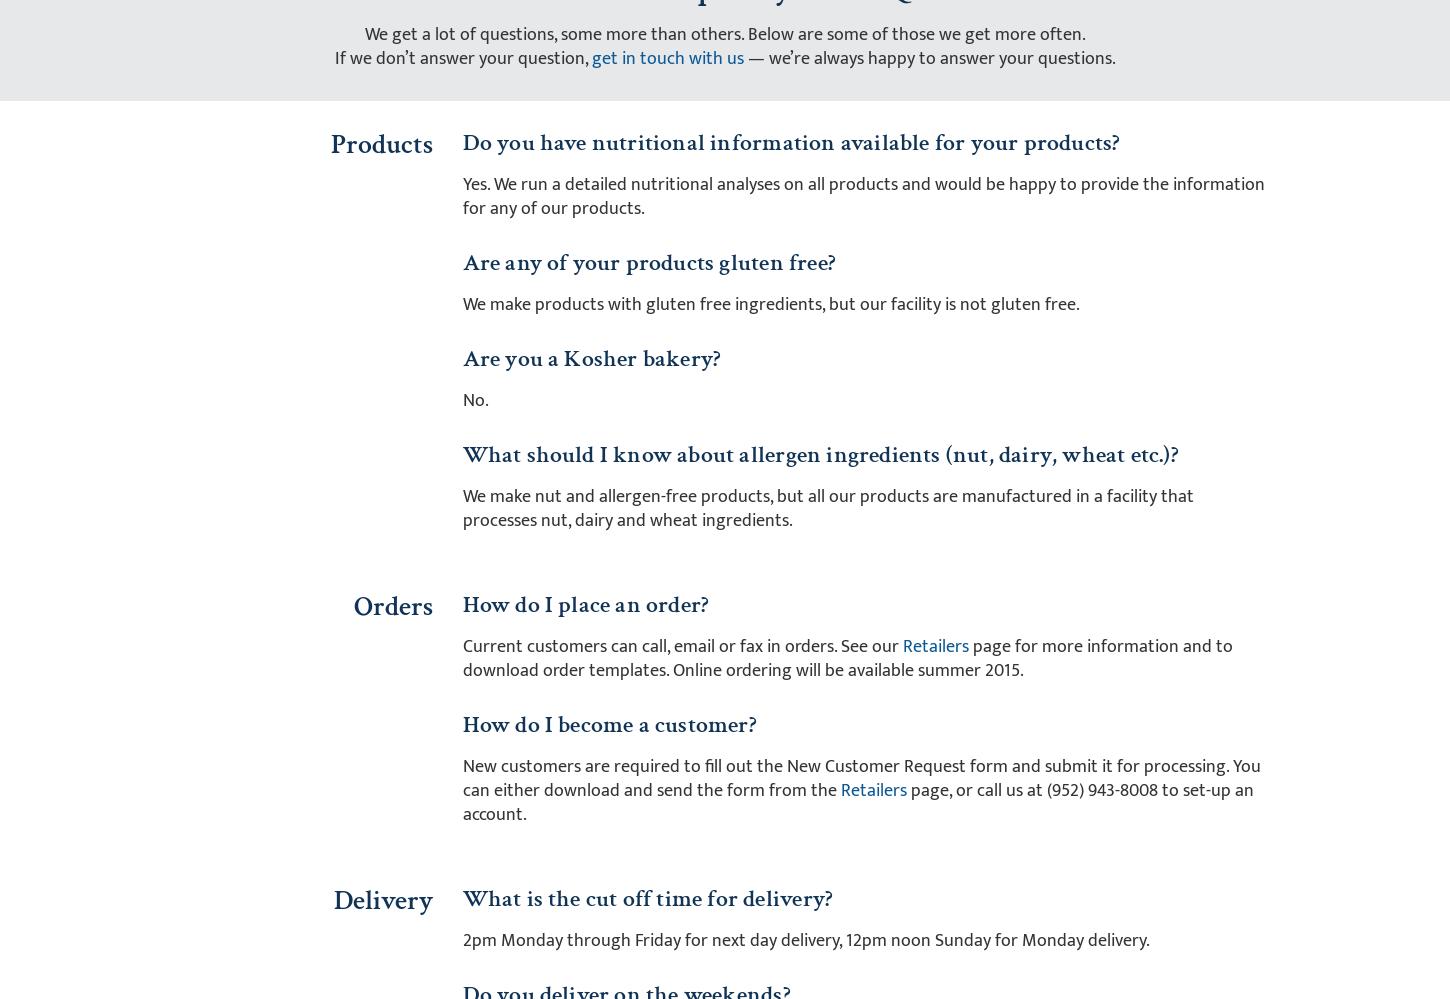 The width and height of the screenshot is (1450, 999). What do you see at coordinates (460, 644) in the screenshot?
I see `'Current customers can call, email or fax in orders. See our'` at bounding box center [460, 644].